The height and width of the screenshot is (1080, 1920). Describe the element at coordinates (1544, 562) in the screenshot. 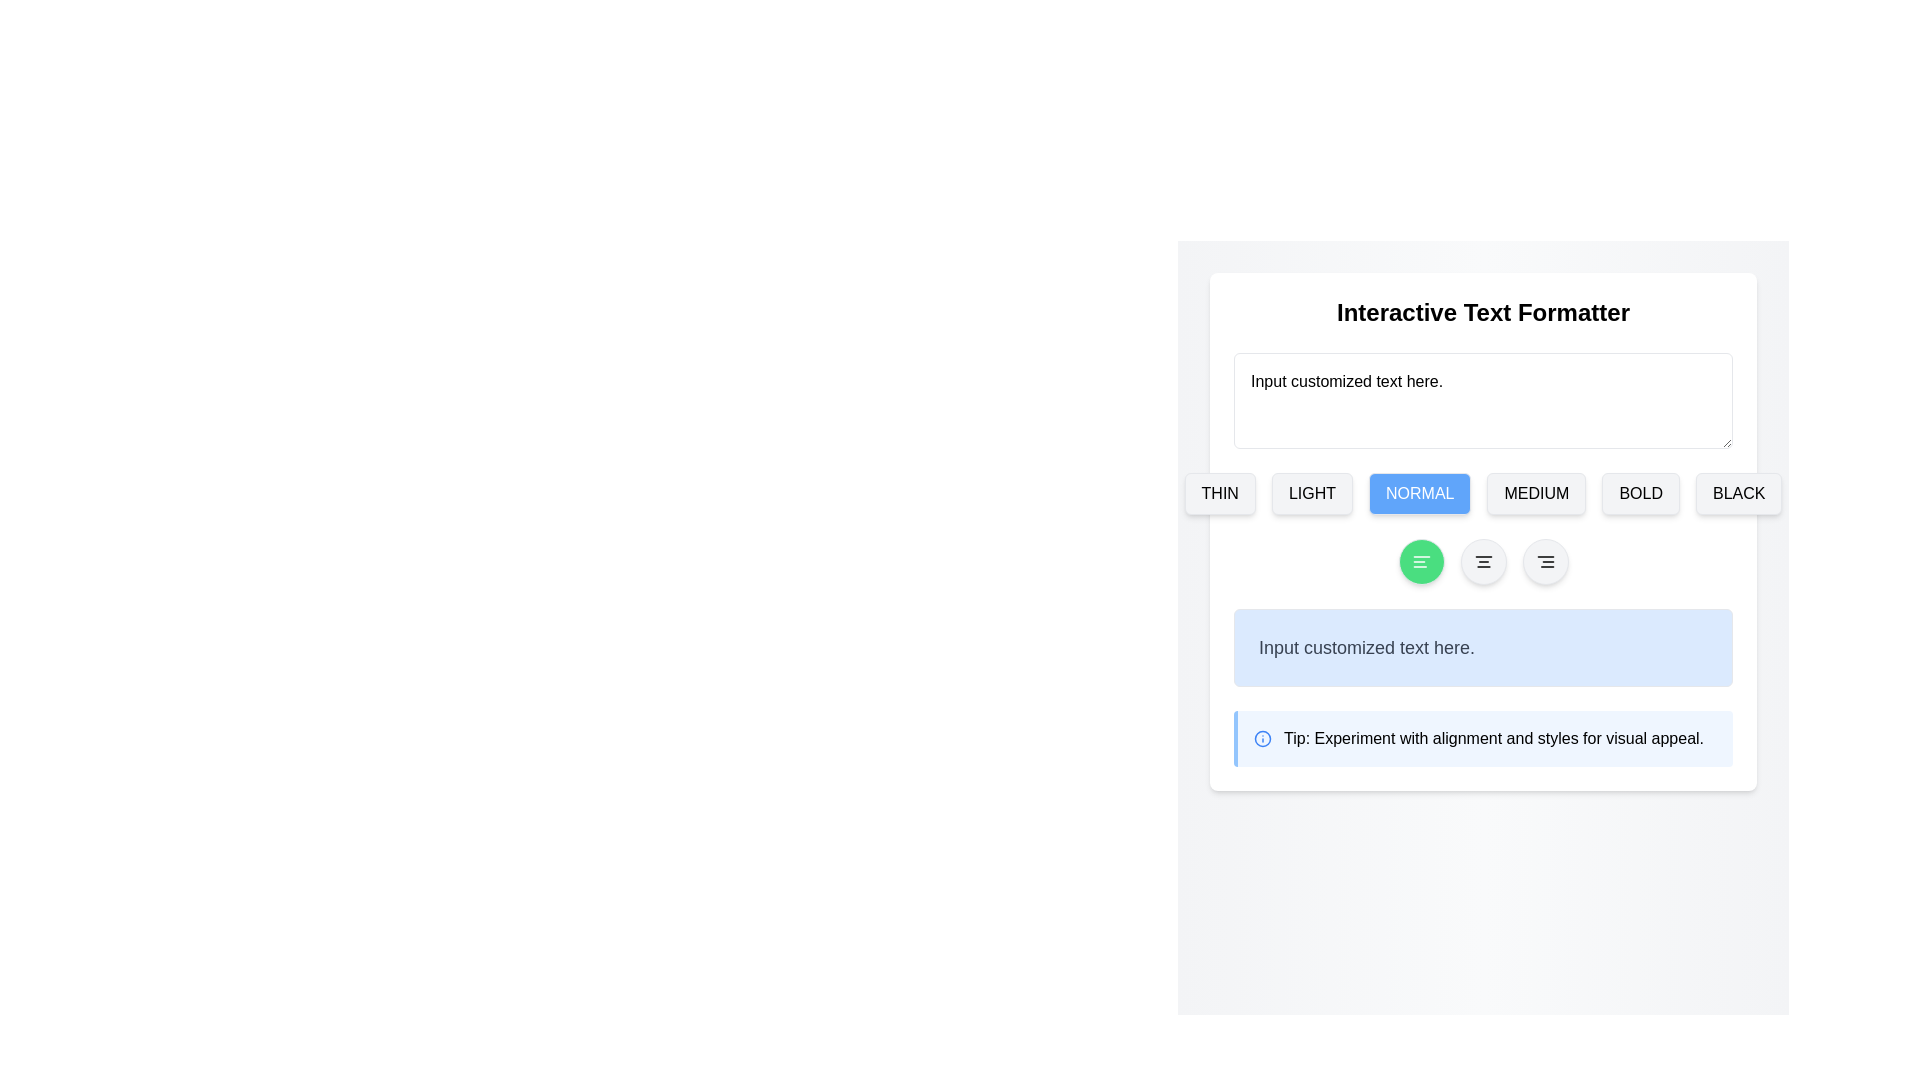

I see `the third icon in the horizontal group of alignment icons to change the text alignment to 'right align'` at that location.